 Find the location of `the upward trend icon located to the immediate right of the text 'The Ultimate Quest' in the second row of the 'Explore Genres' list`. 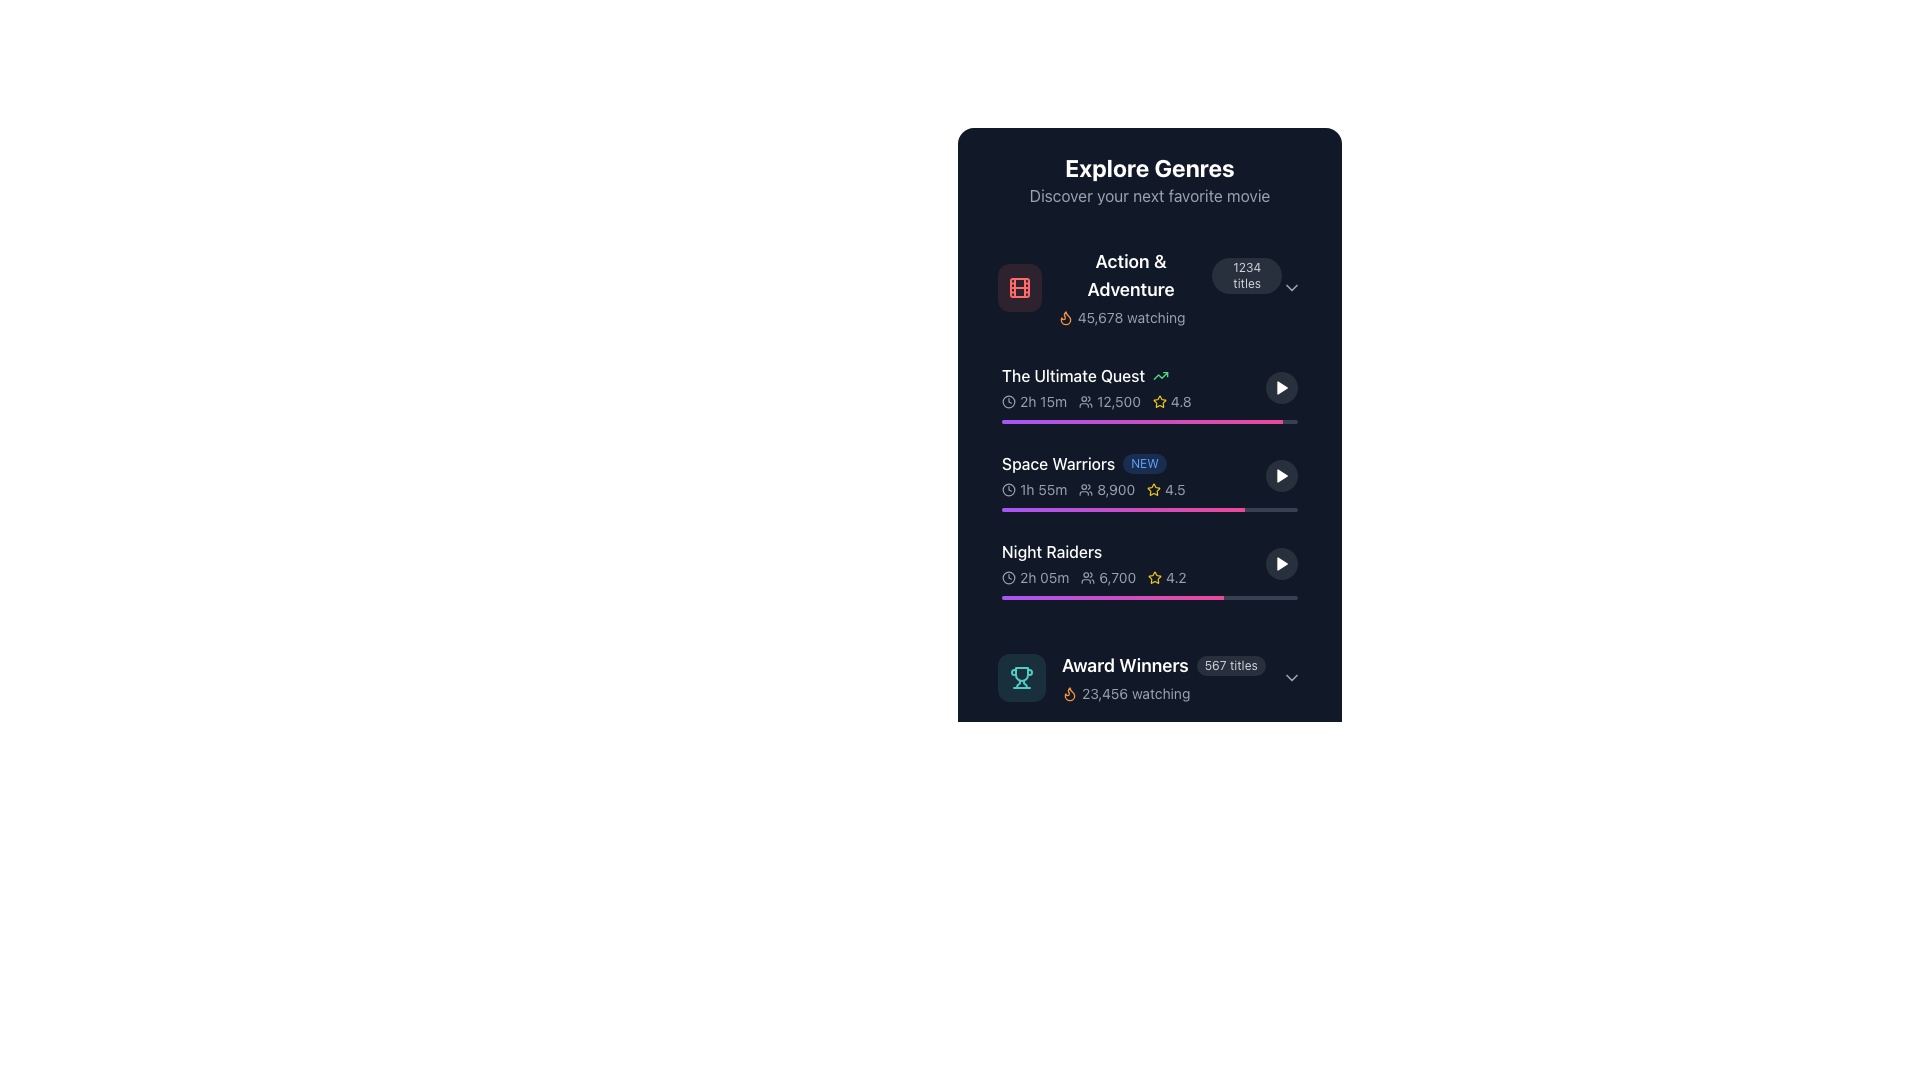

the upward trend icon located to the immediate right of the text 'The Ultimate Quest' in the second row of the 'Explore Genres' list is located at coordinates (1161, 375).